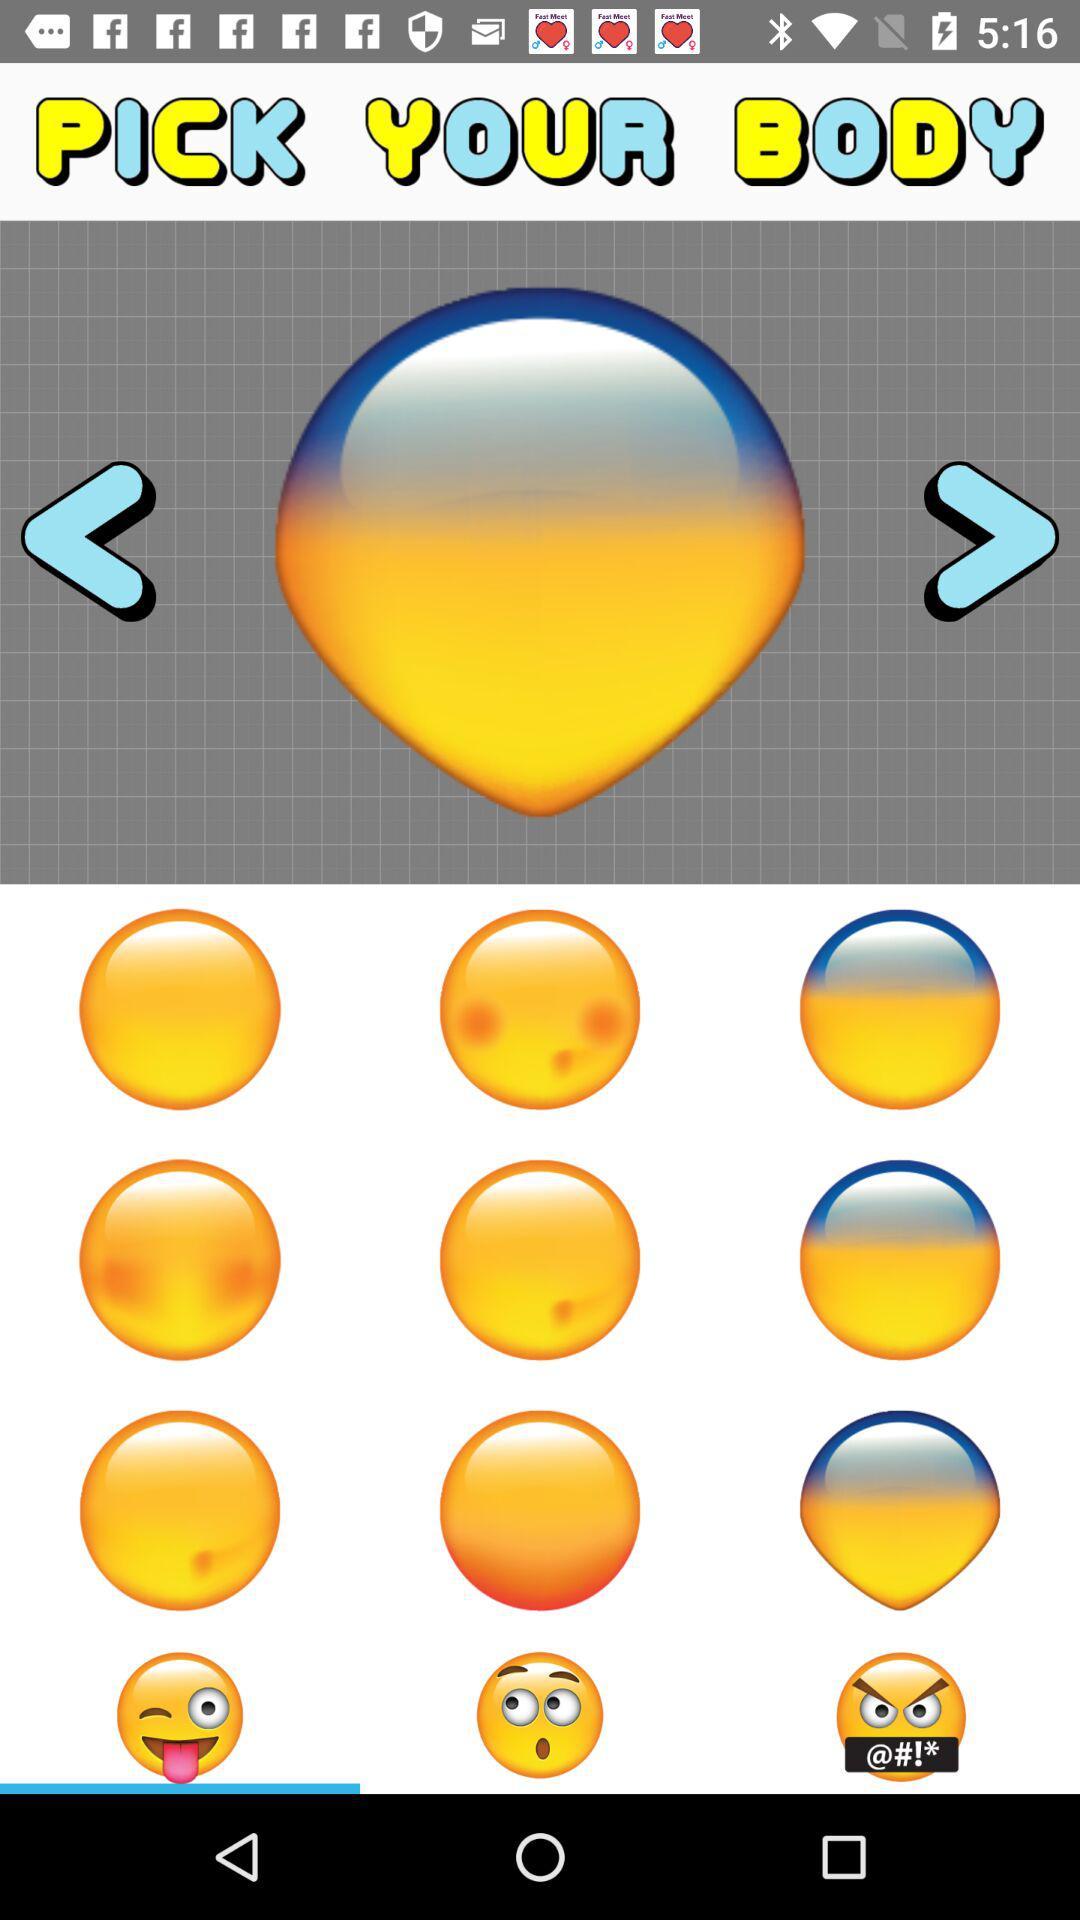 This screenshot has width=1080, height=1920. What do you see at coordinates (106, 552) in the screenshot?
I see `swipe left` at bounding box center [106, 552].